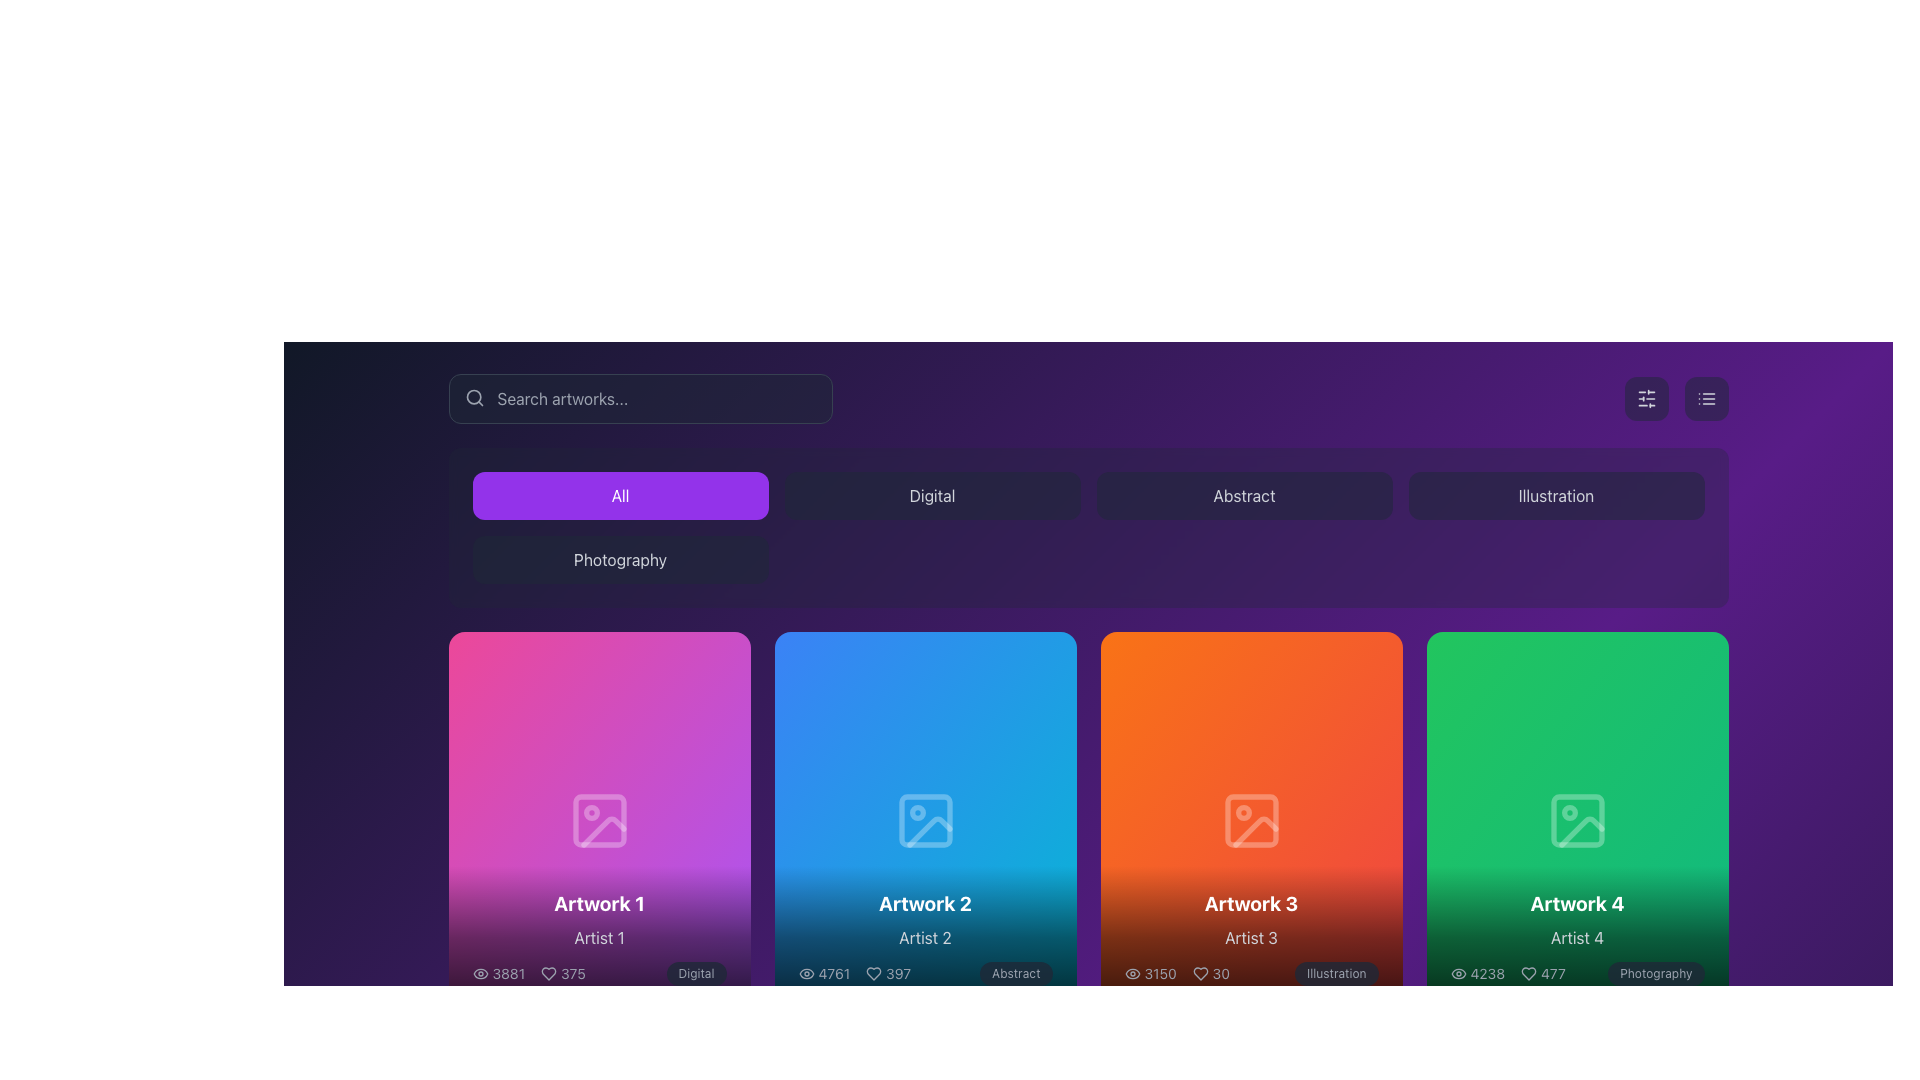  What do you see at coordinates (916, 812) in the screenshot?
I see `the decorative circle element in the 'Artwork 2, Artist 2' card, which is part of the image icon and positioned centrally within the icon` at bounding box center [916, 812].